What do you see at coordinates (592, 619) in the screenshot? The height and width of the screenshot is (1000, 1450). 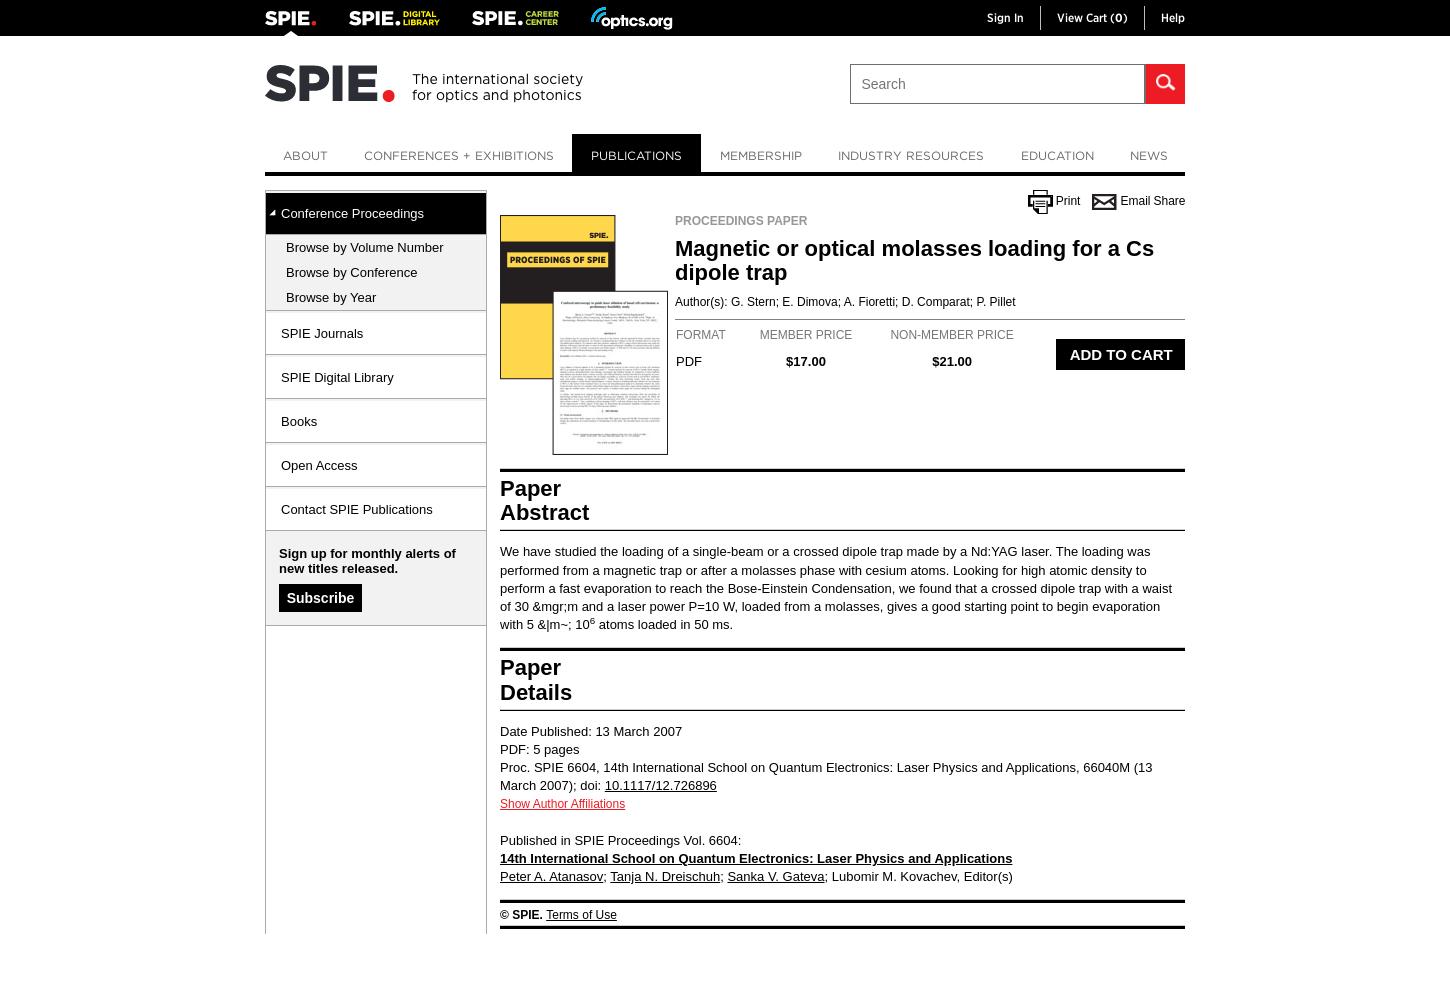 I see `'6'` at bounding box center [592, 619].